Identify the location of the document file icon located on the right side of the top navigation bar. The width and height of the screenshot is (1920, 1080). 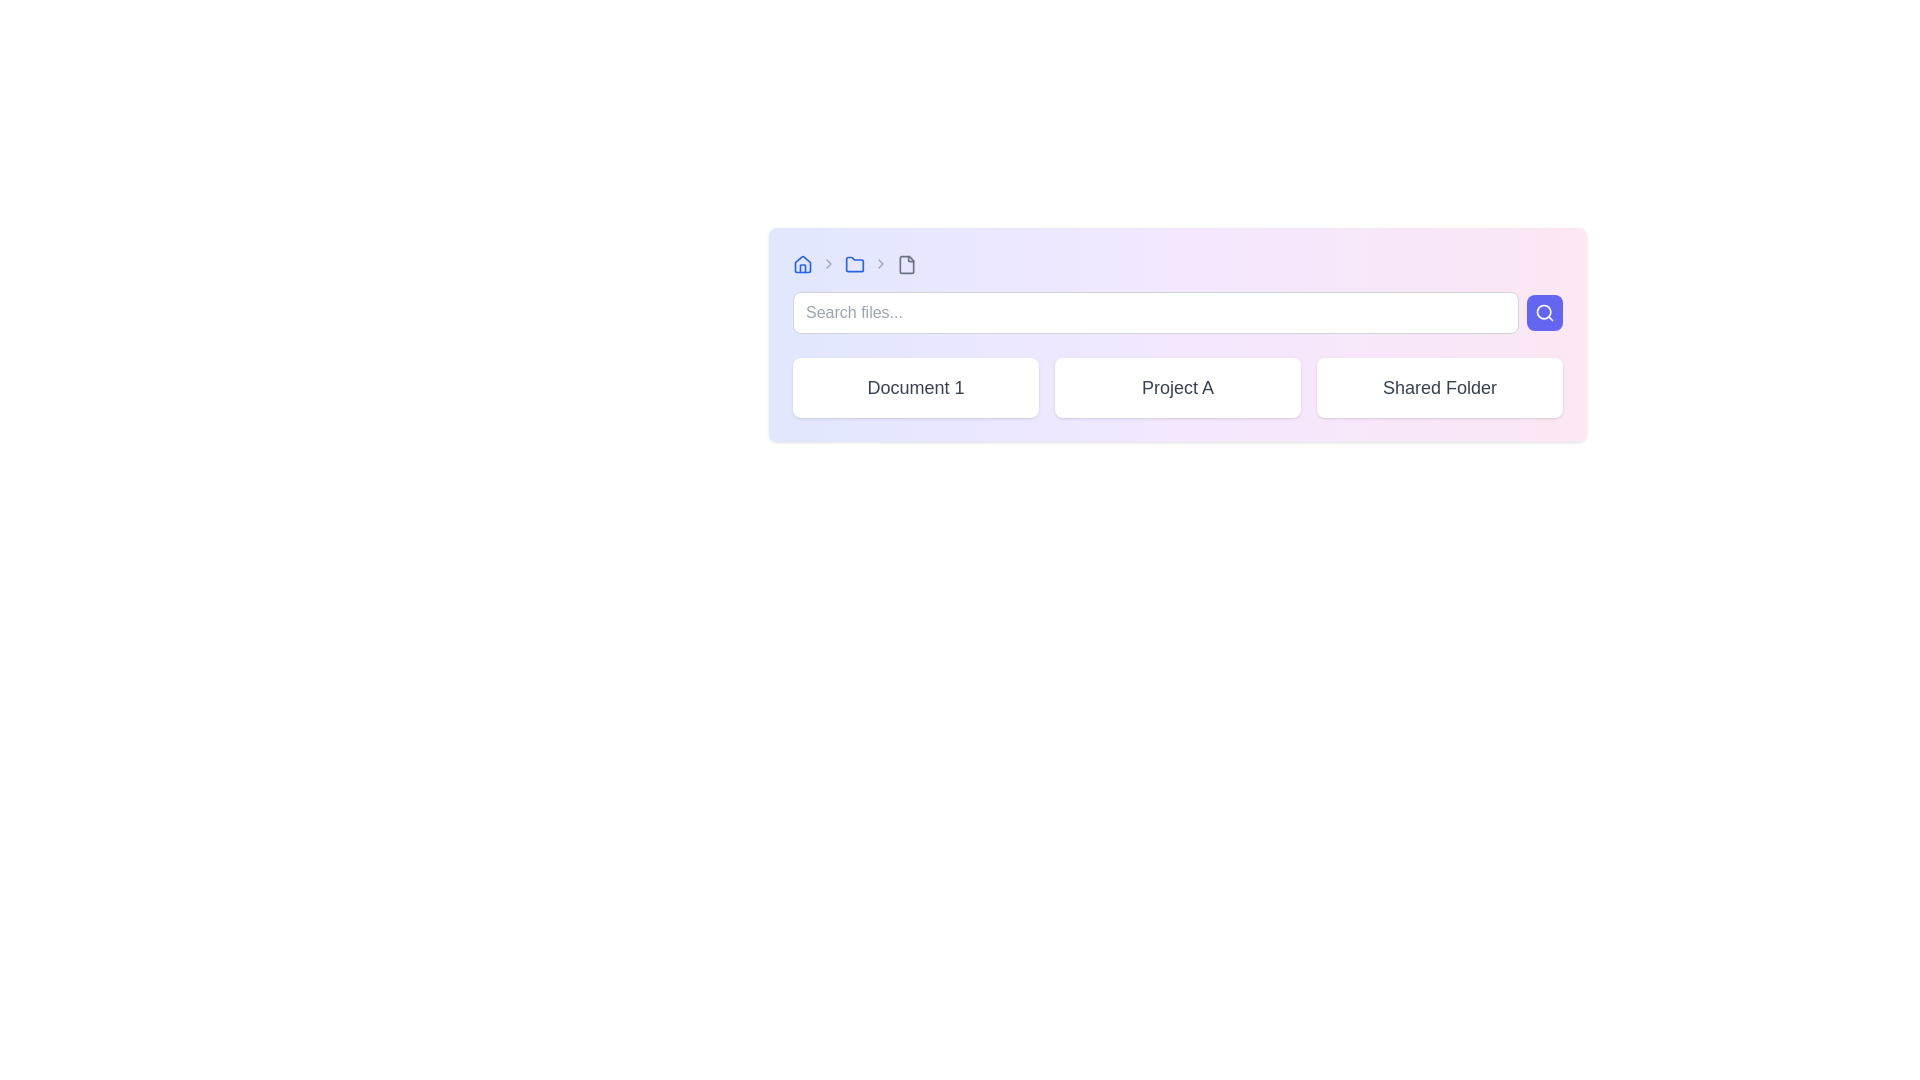
(906, 262).